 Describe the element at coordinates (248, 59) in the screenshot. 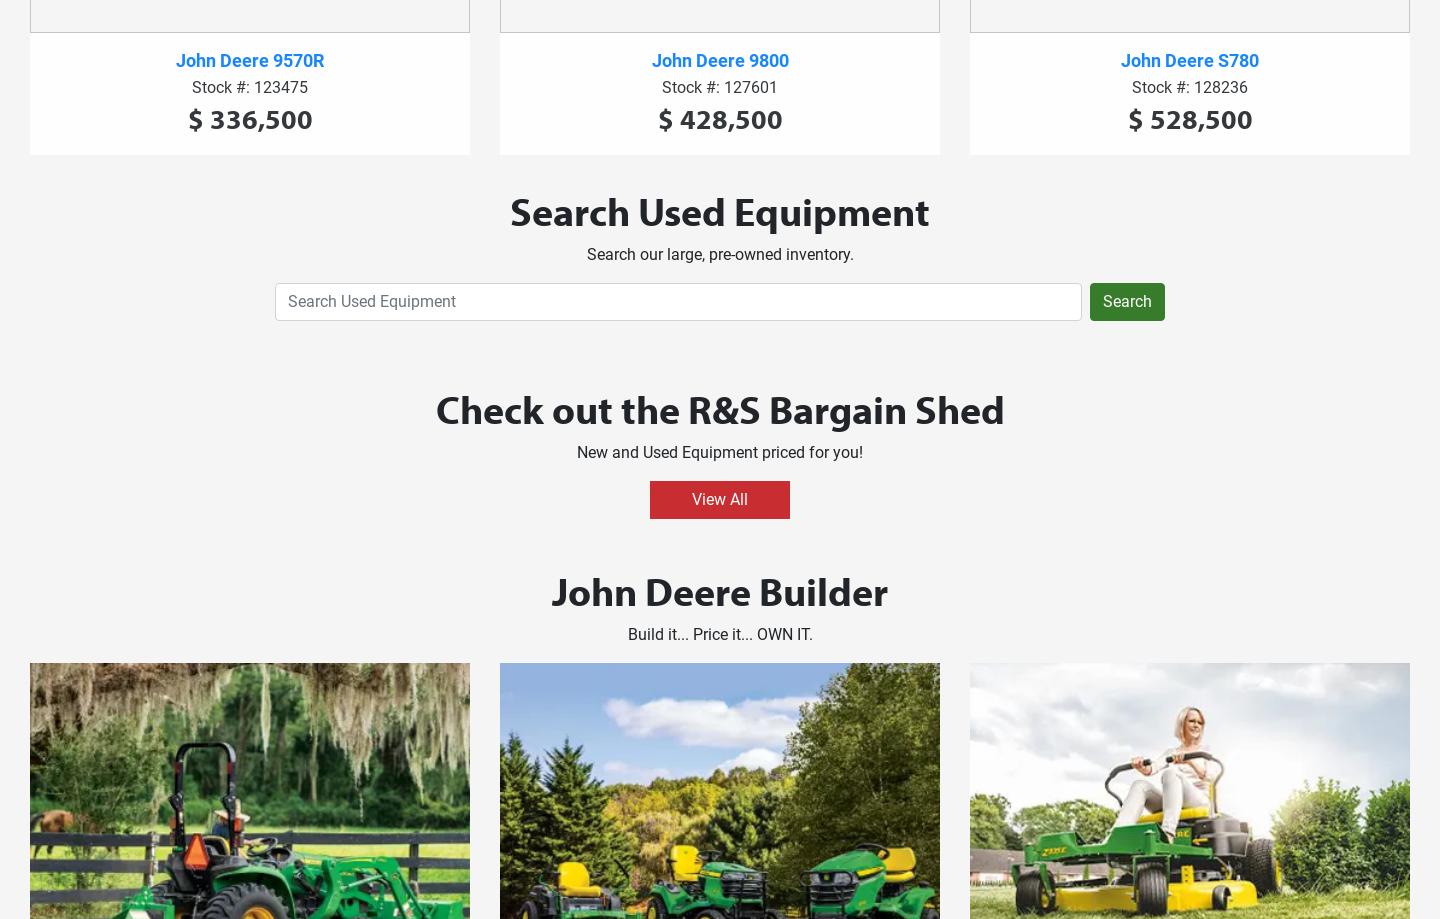

I see `'John Deere 9570R'` at that location.